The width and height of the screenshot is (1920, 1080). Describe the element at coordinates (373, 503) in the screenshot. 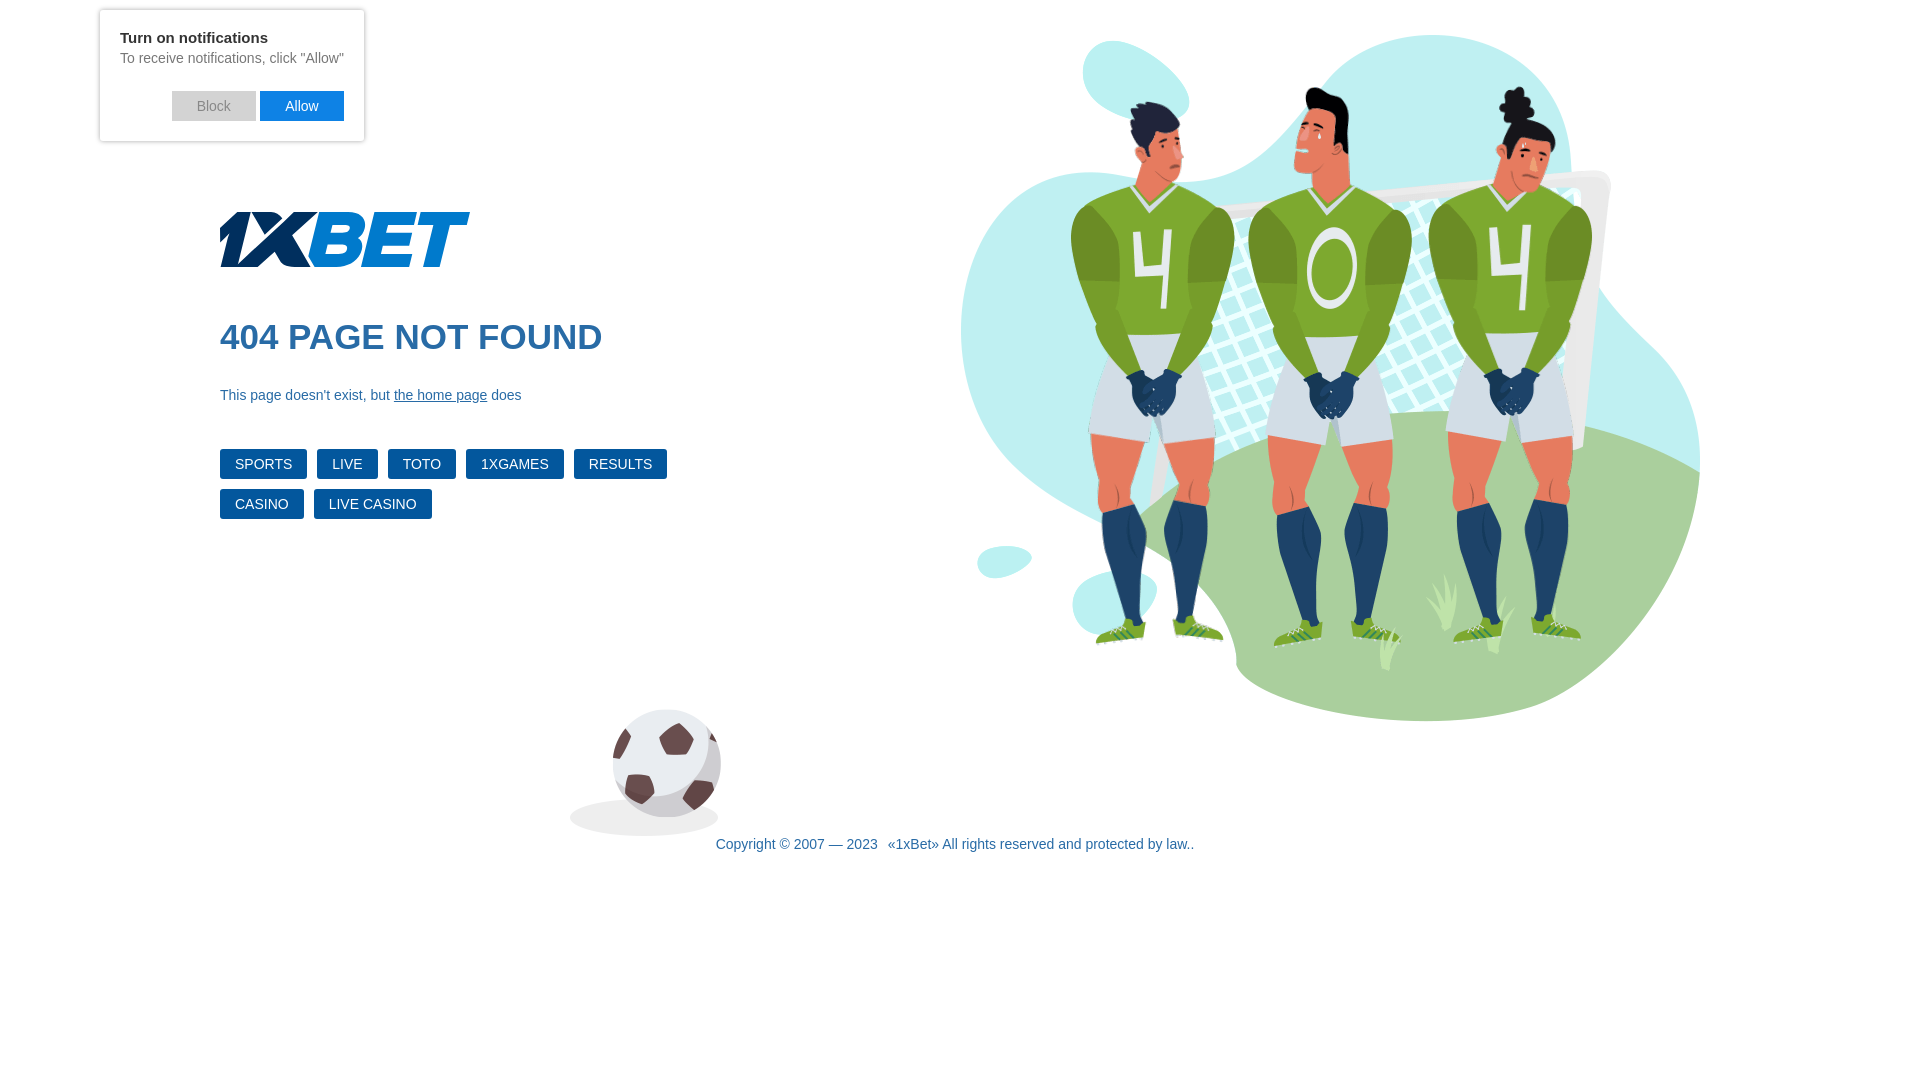

I see `'LIVE CASINO'` at that location.